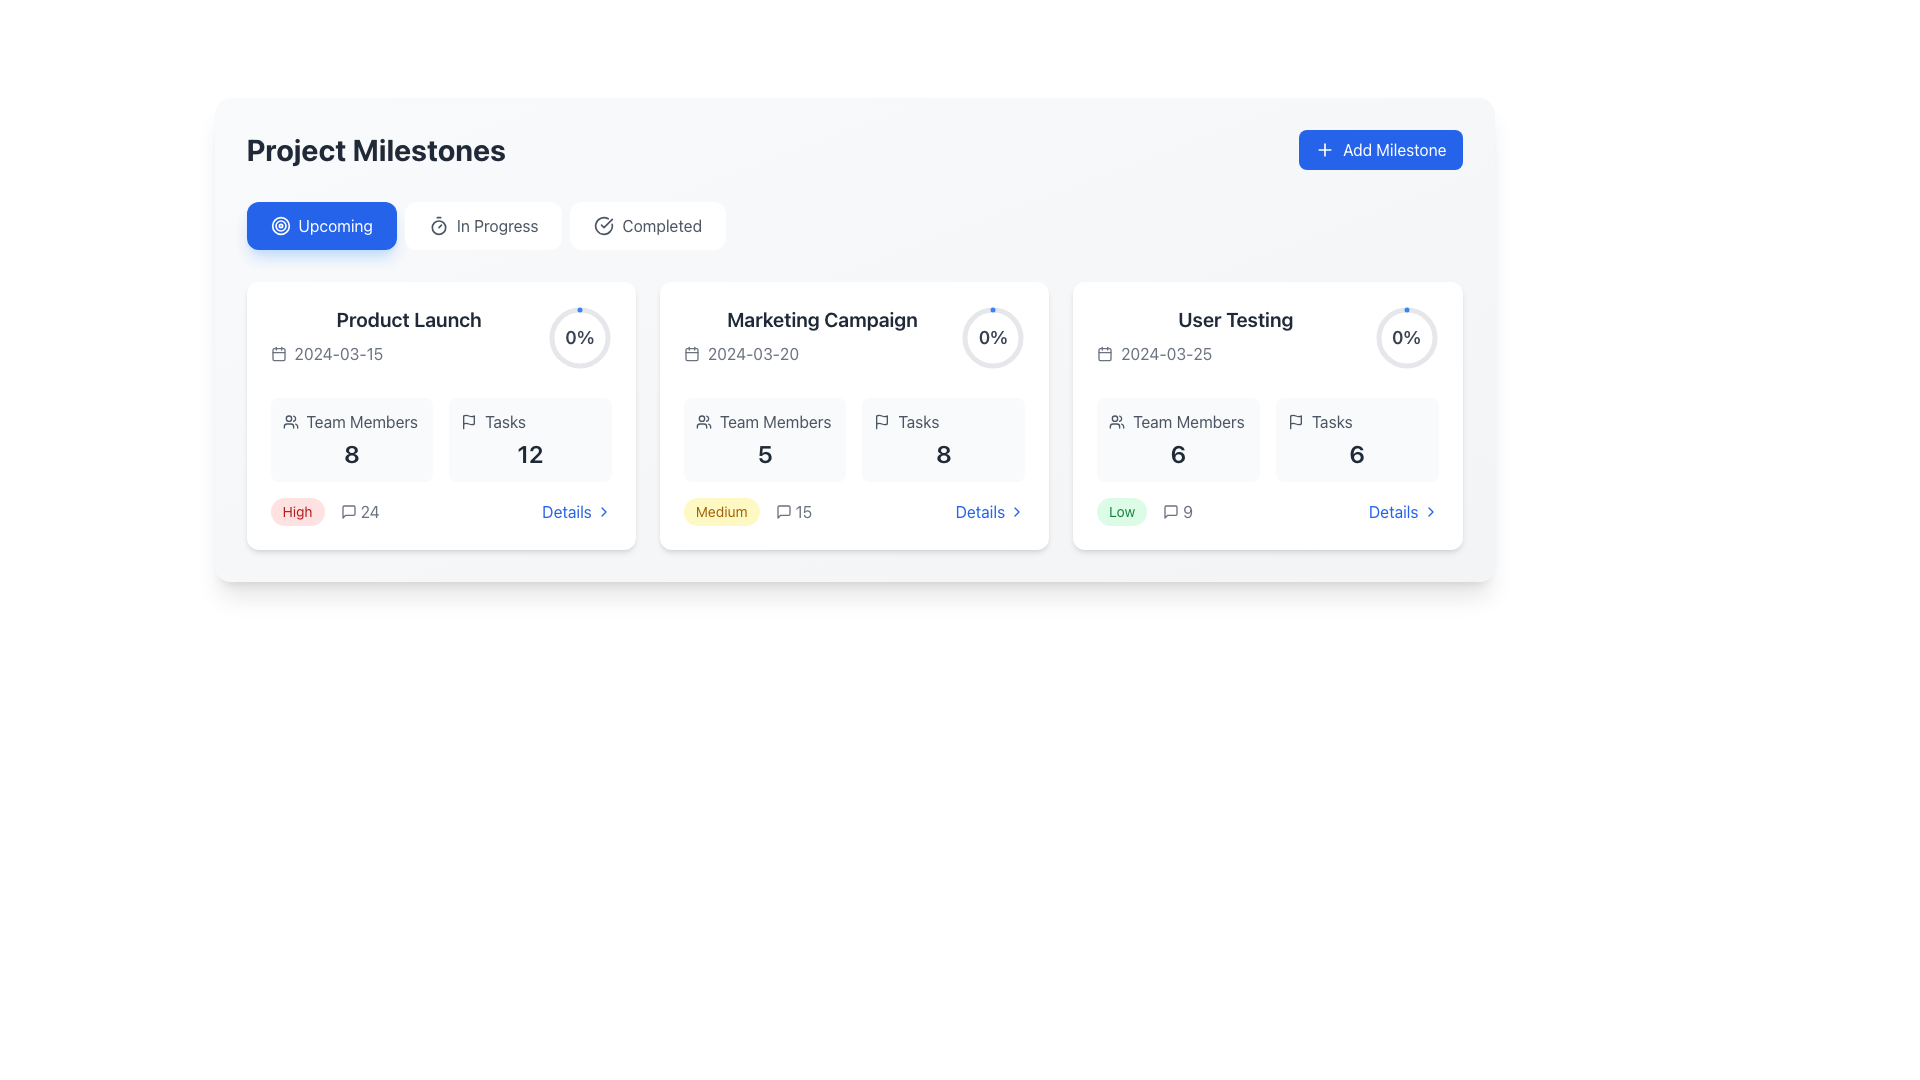 The height and width of the screenshot is (1080, 1920). What do you see at coordinates (468, 420) in the screenshot?
I see `the icon that serves as a visual identifier for the 'Tasks' label, located to the left of the 'Tasks' text` at bounding box center [468, 420].